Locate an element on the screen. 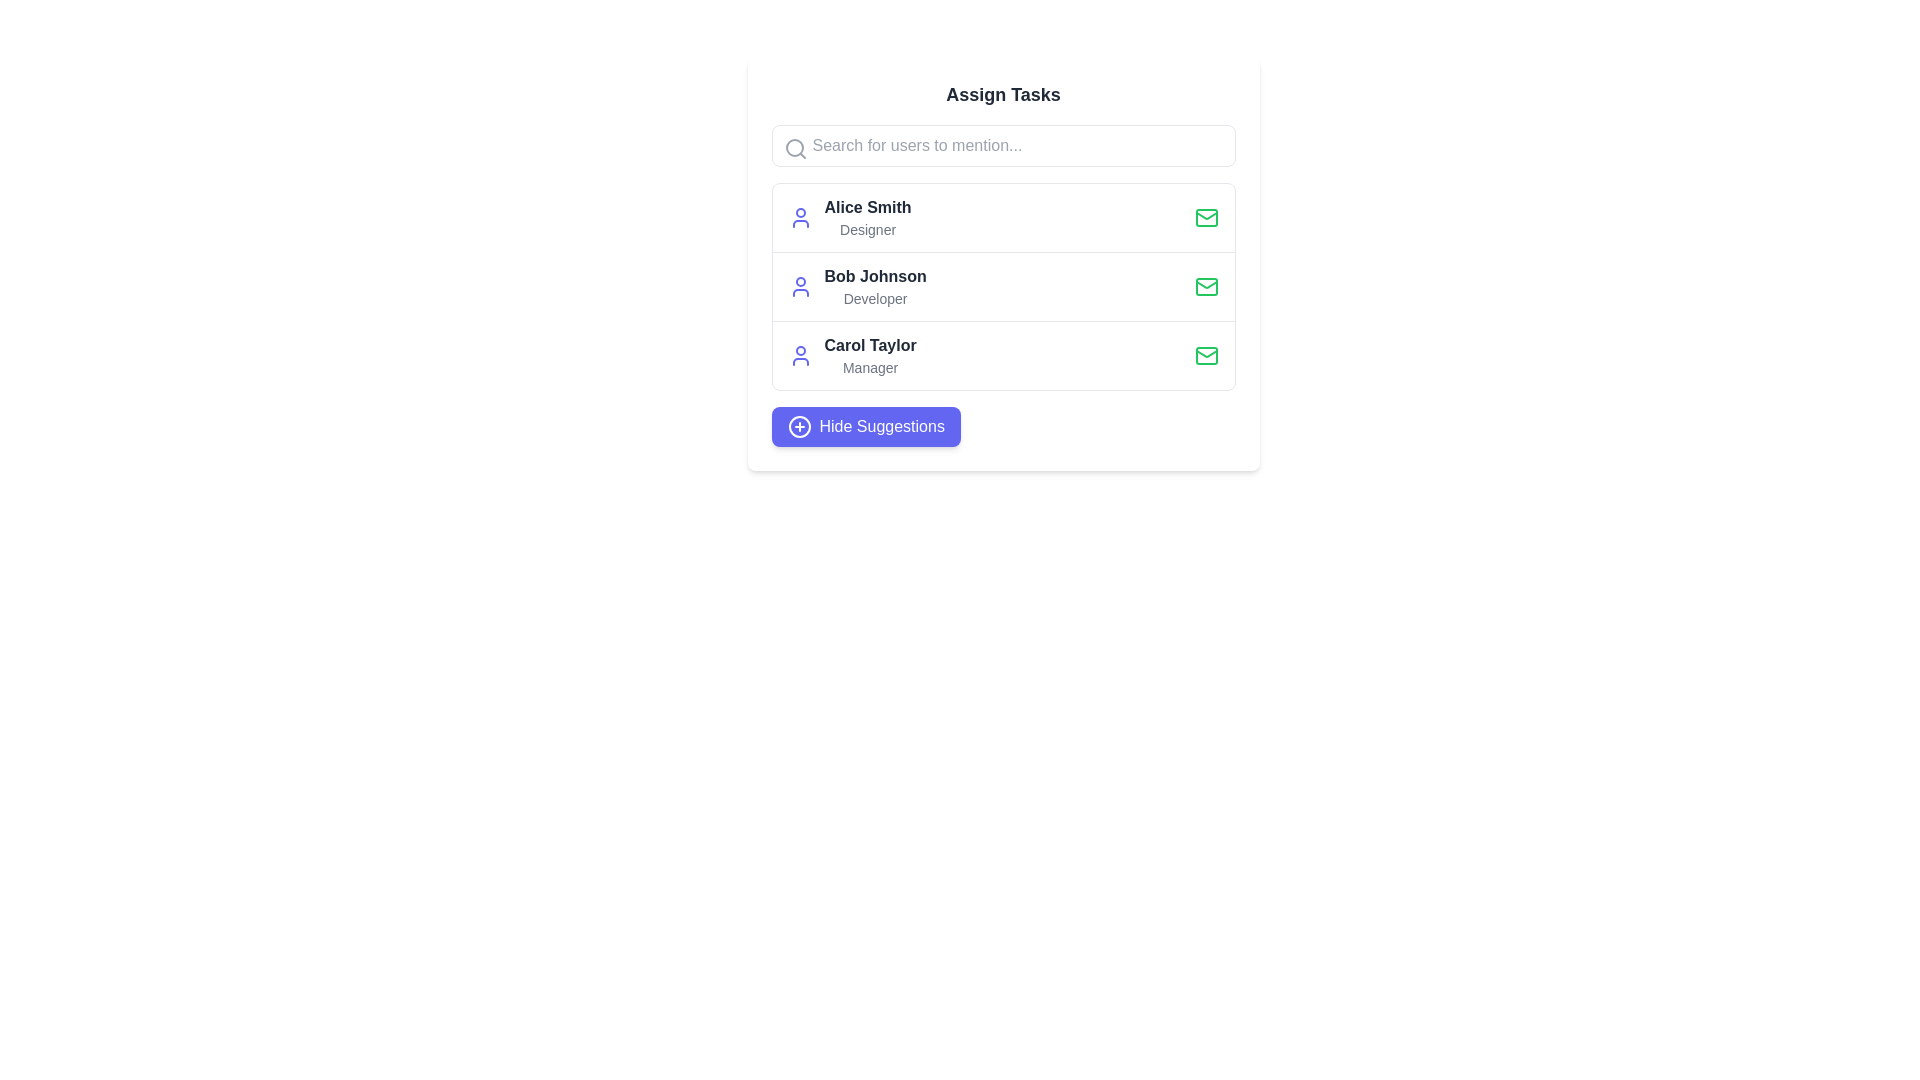  the circular icon embedded in the 'Hide Suggestions' button, which is located at the bottom of the task assignment interface and features a prominent purple background with white text is located at coordinates (798, 426).